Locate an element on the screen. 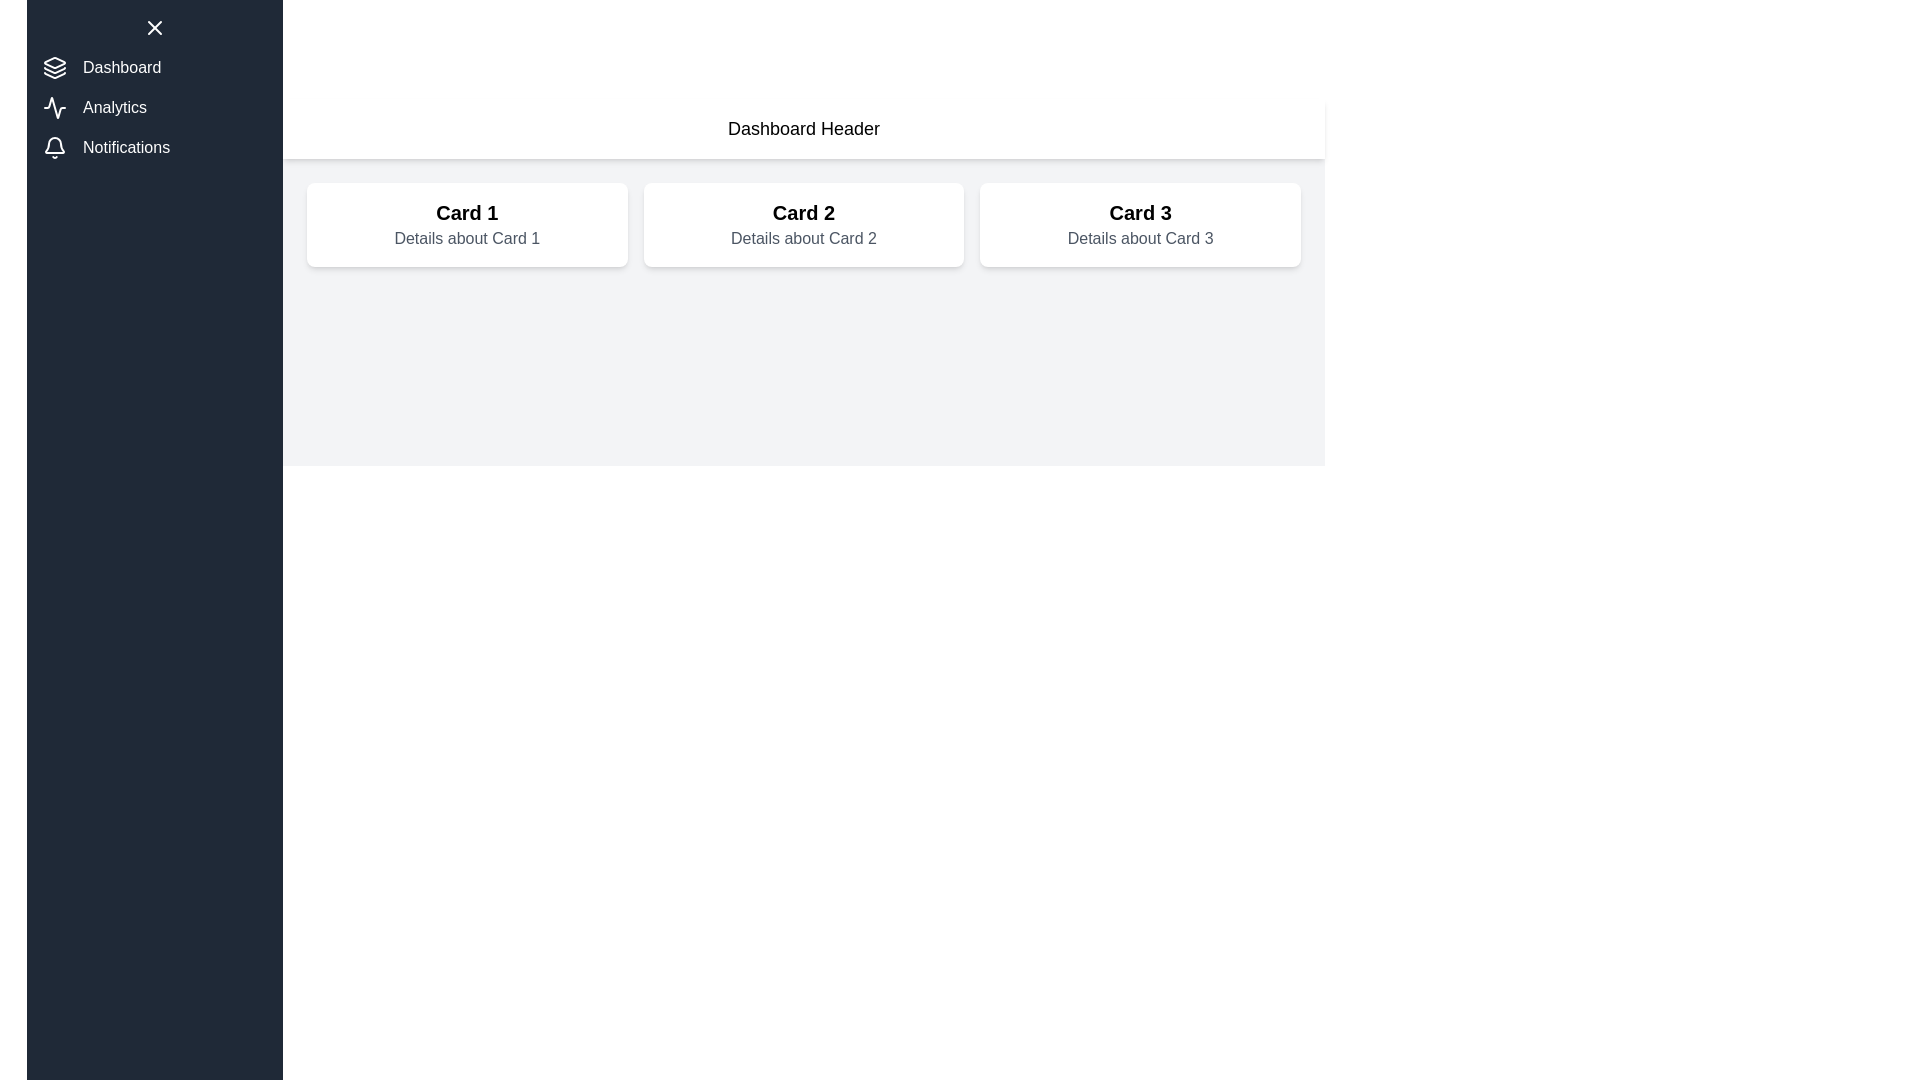 The image size is (1920, 1080). the 'Dashboard' navigational link in the sidebar menu is located at coordinates (153, 67).